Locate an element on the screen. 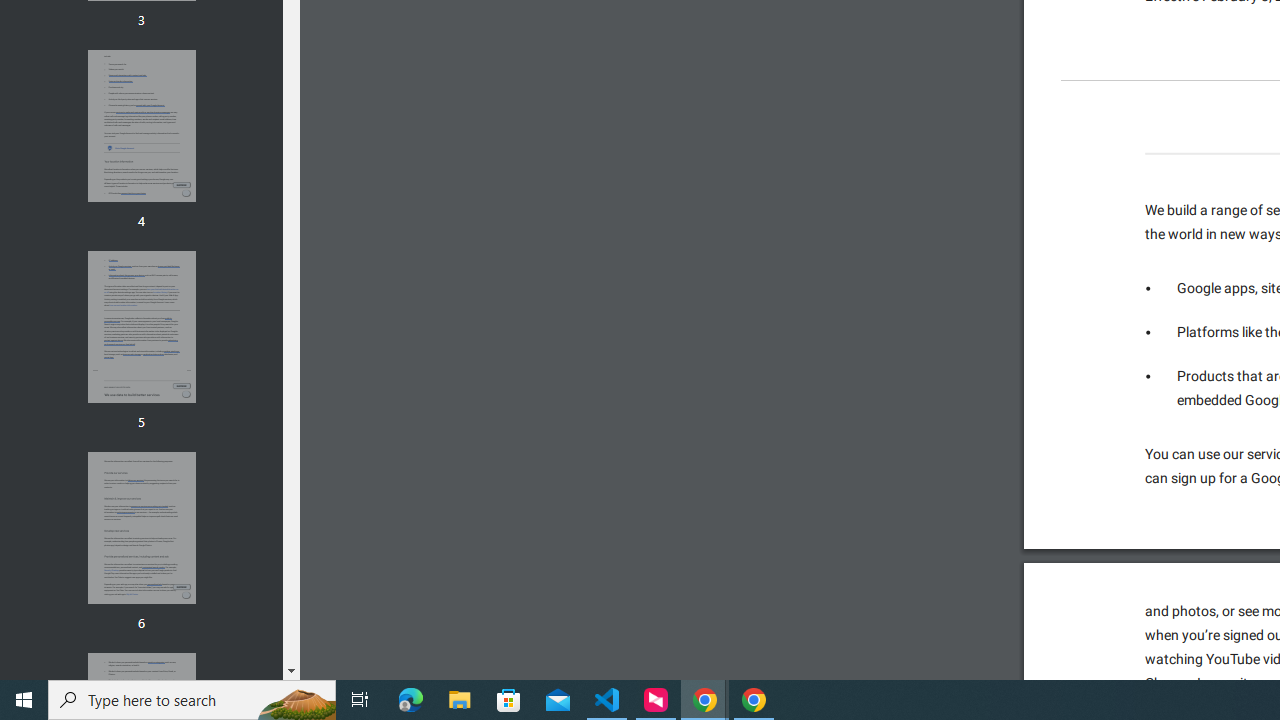  'Thumbnail for page 6' is located at coordinates (140, 527).